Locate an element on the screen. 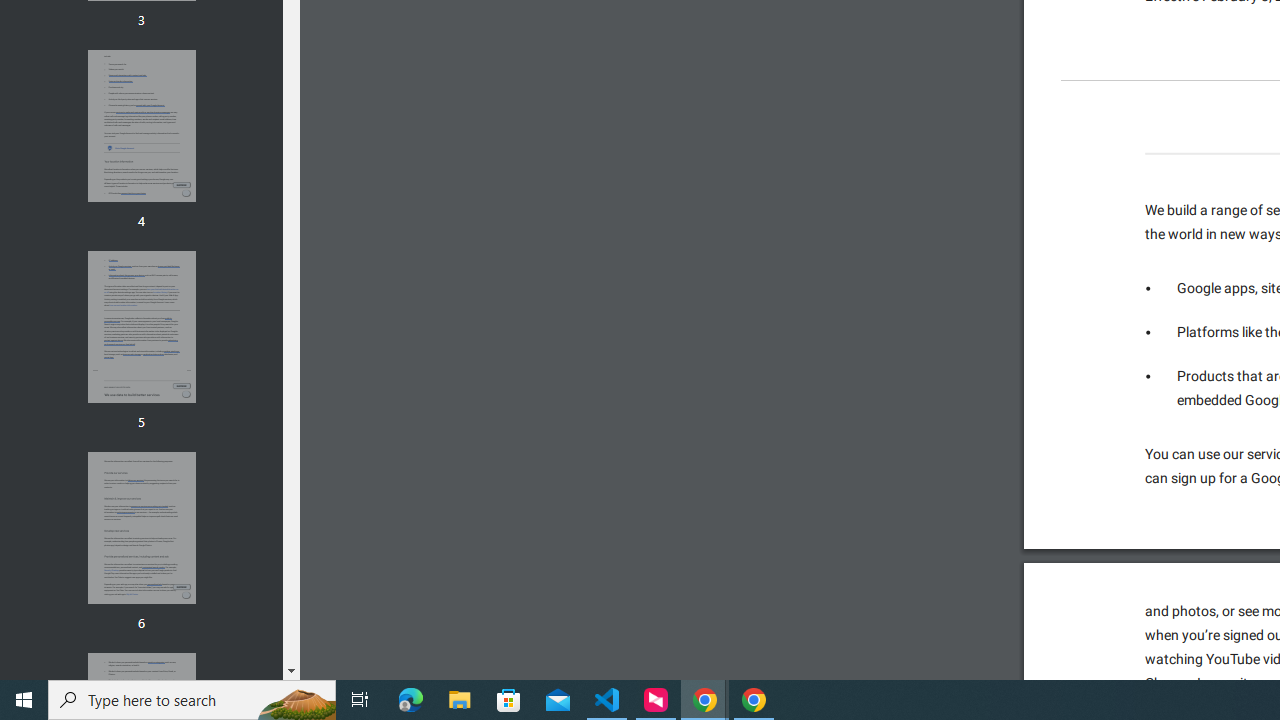  'Thumbnail for page 6' is located at coordinates (140, 527).